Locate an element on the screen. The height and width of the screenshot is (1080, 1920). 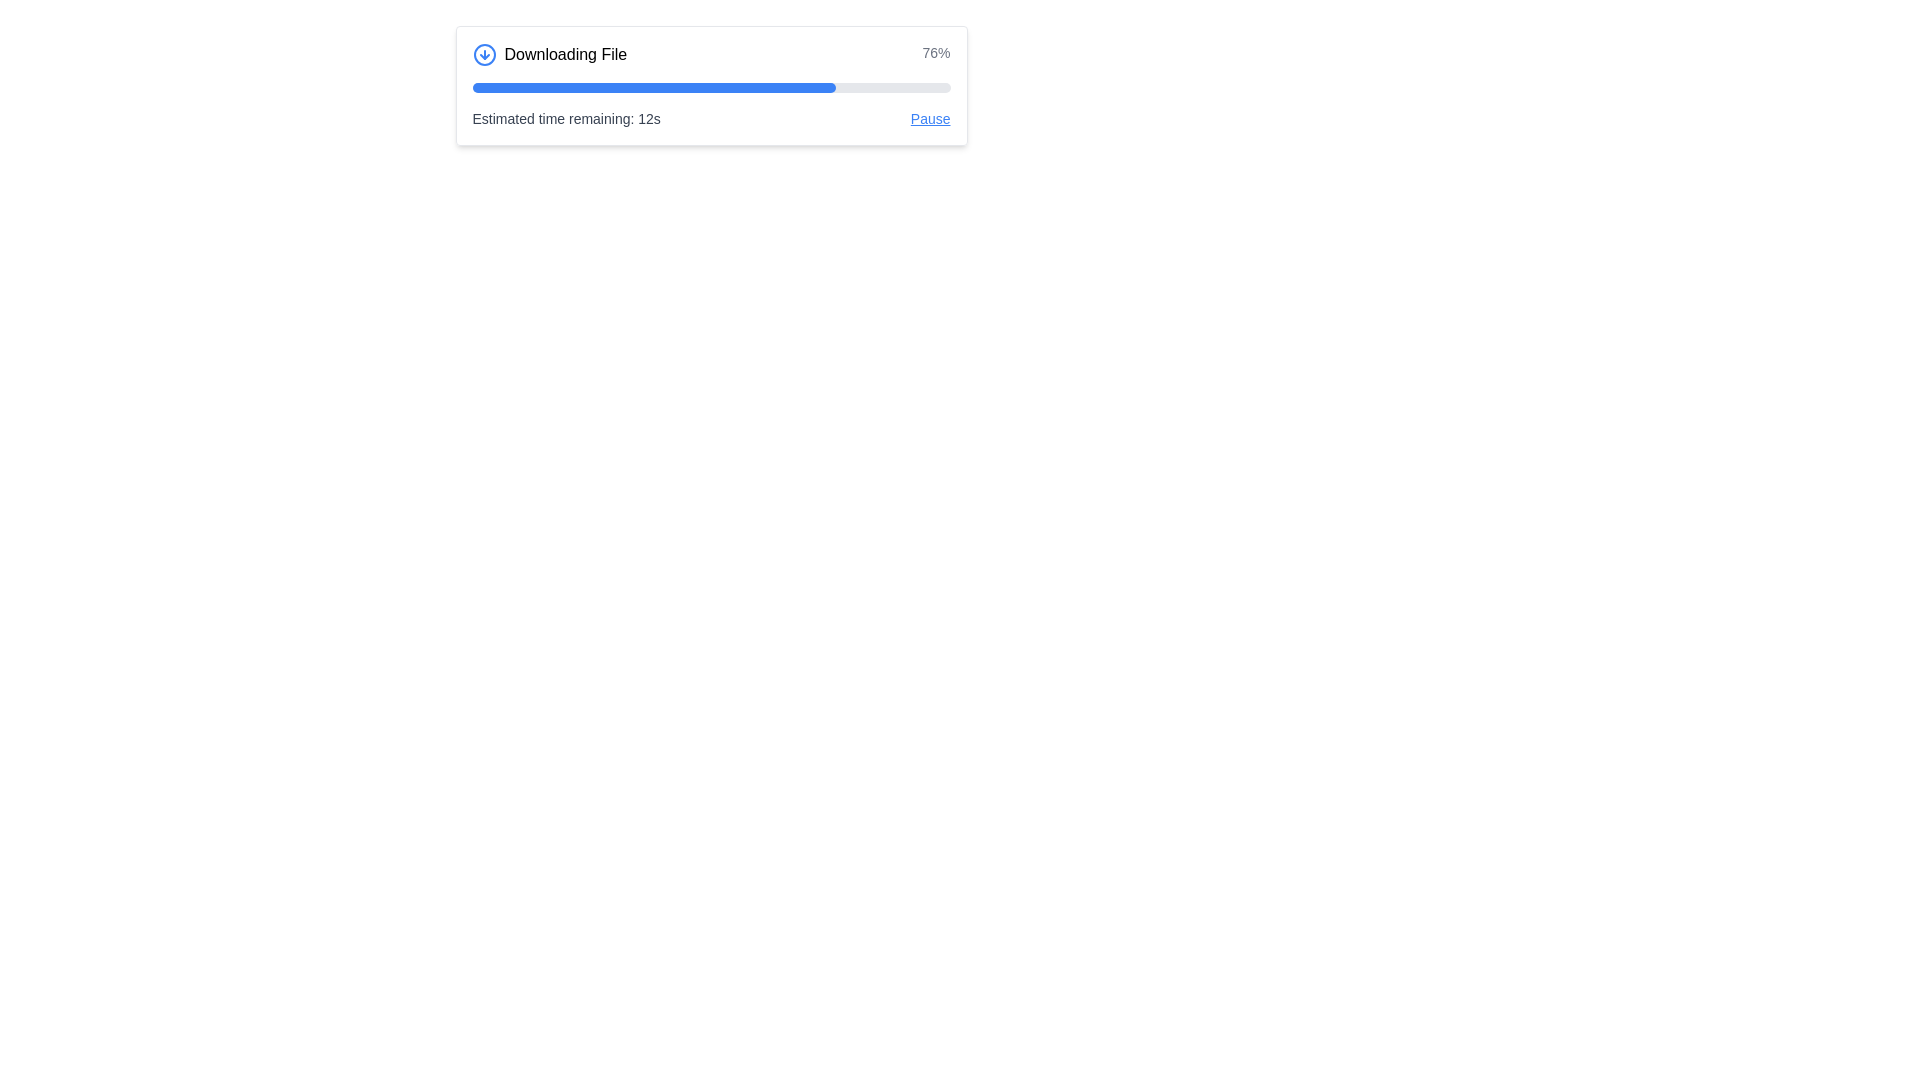
the Text label that describes the current operation of downloading a file, positioned to the right of the blue circular download icon and to the left of the progress bar is located at coordinates (564, 53).